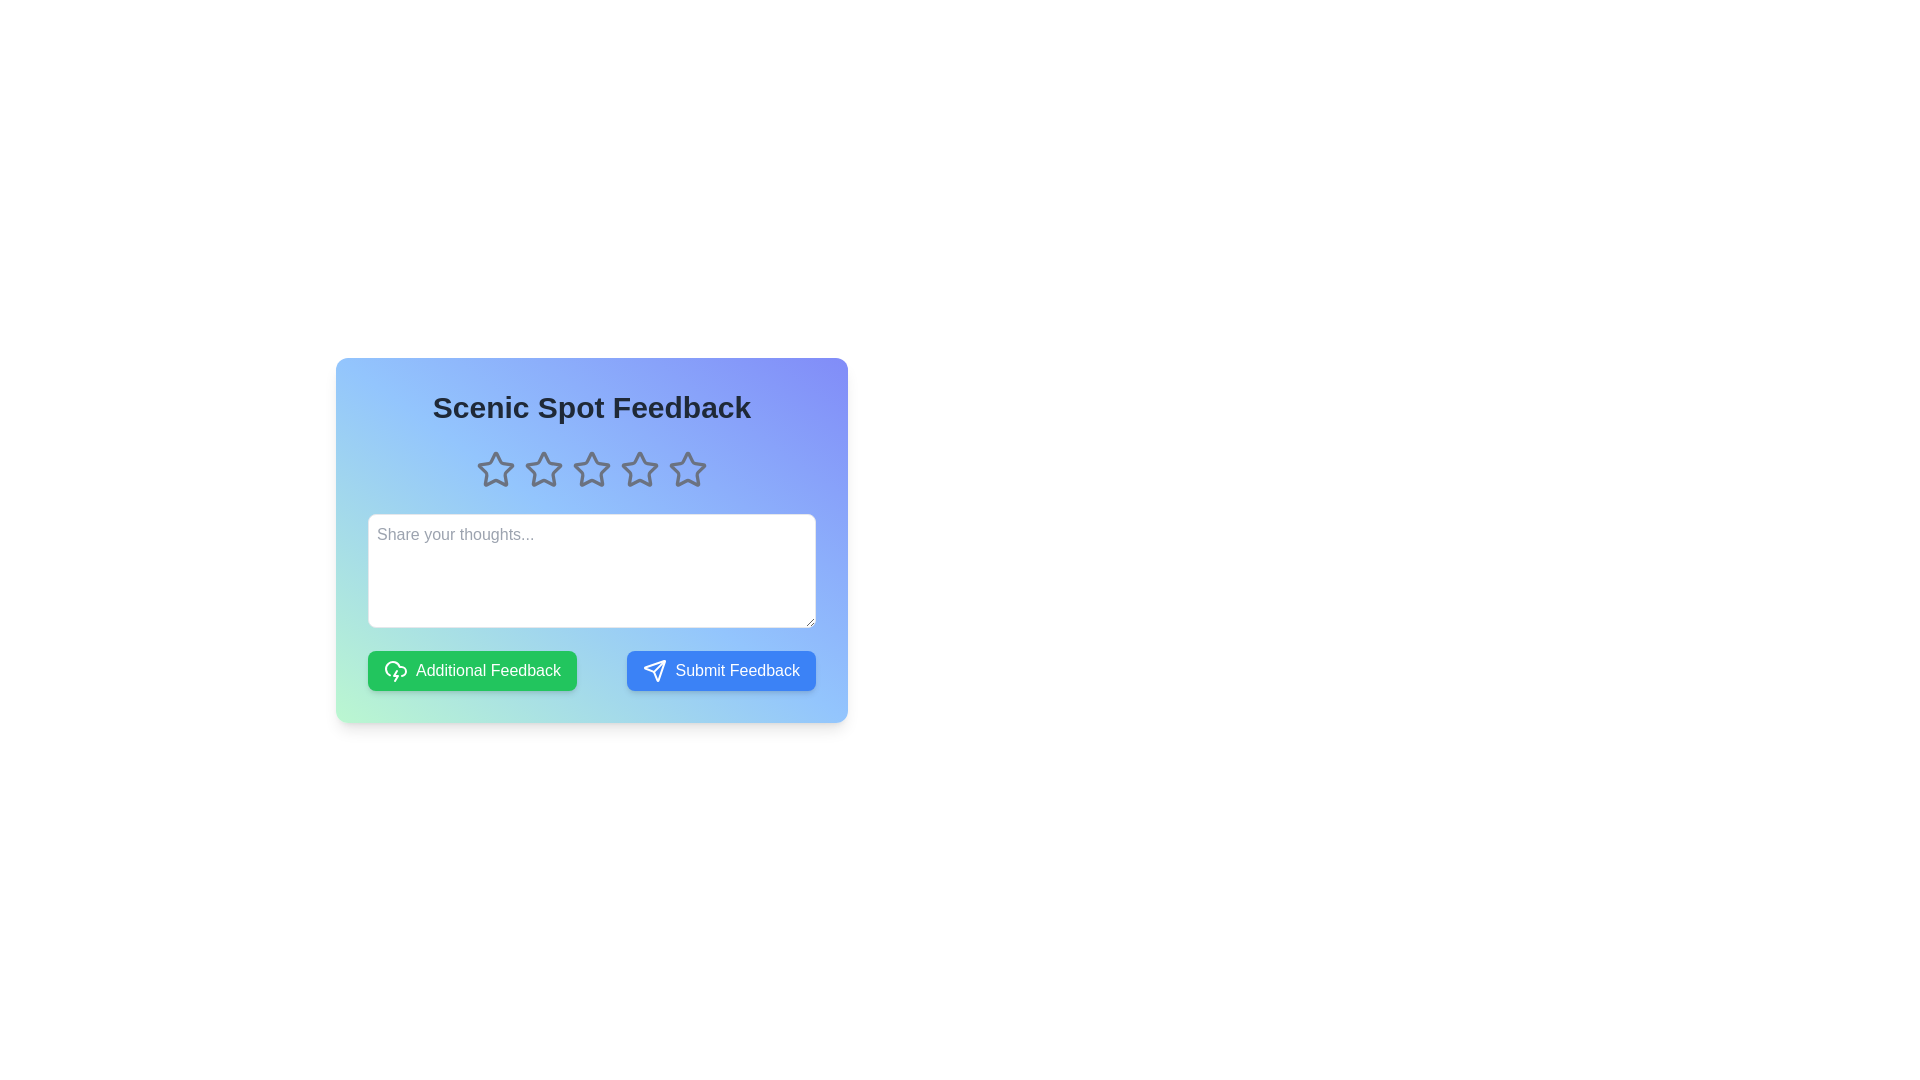  What do you see at coordinates (638, 470) in the screenshot?
I see `the star corresponding to the desired rating 4` at bounding box center [638, 470].